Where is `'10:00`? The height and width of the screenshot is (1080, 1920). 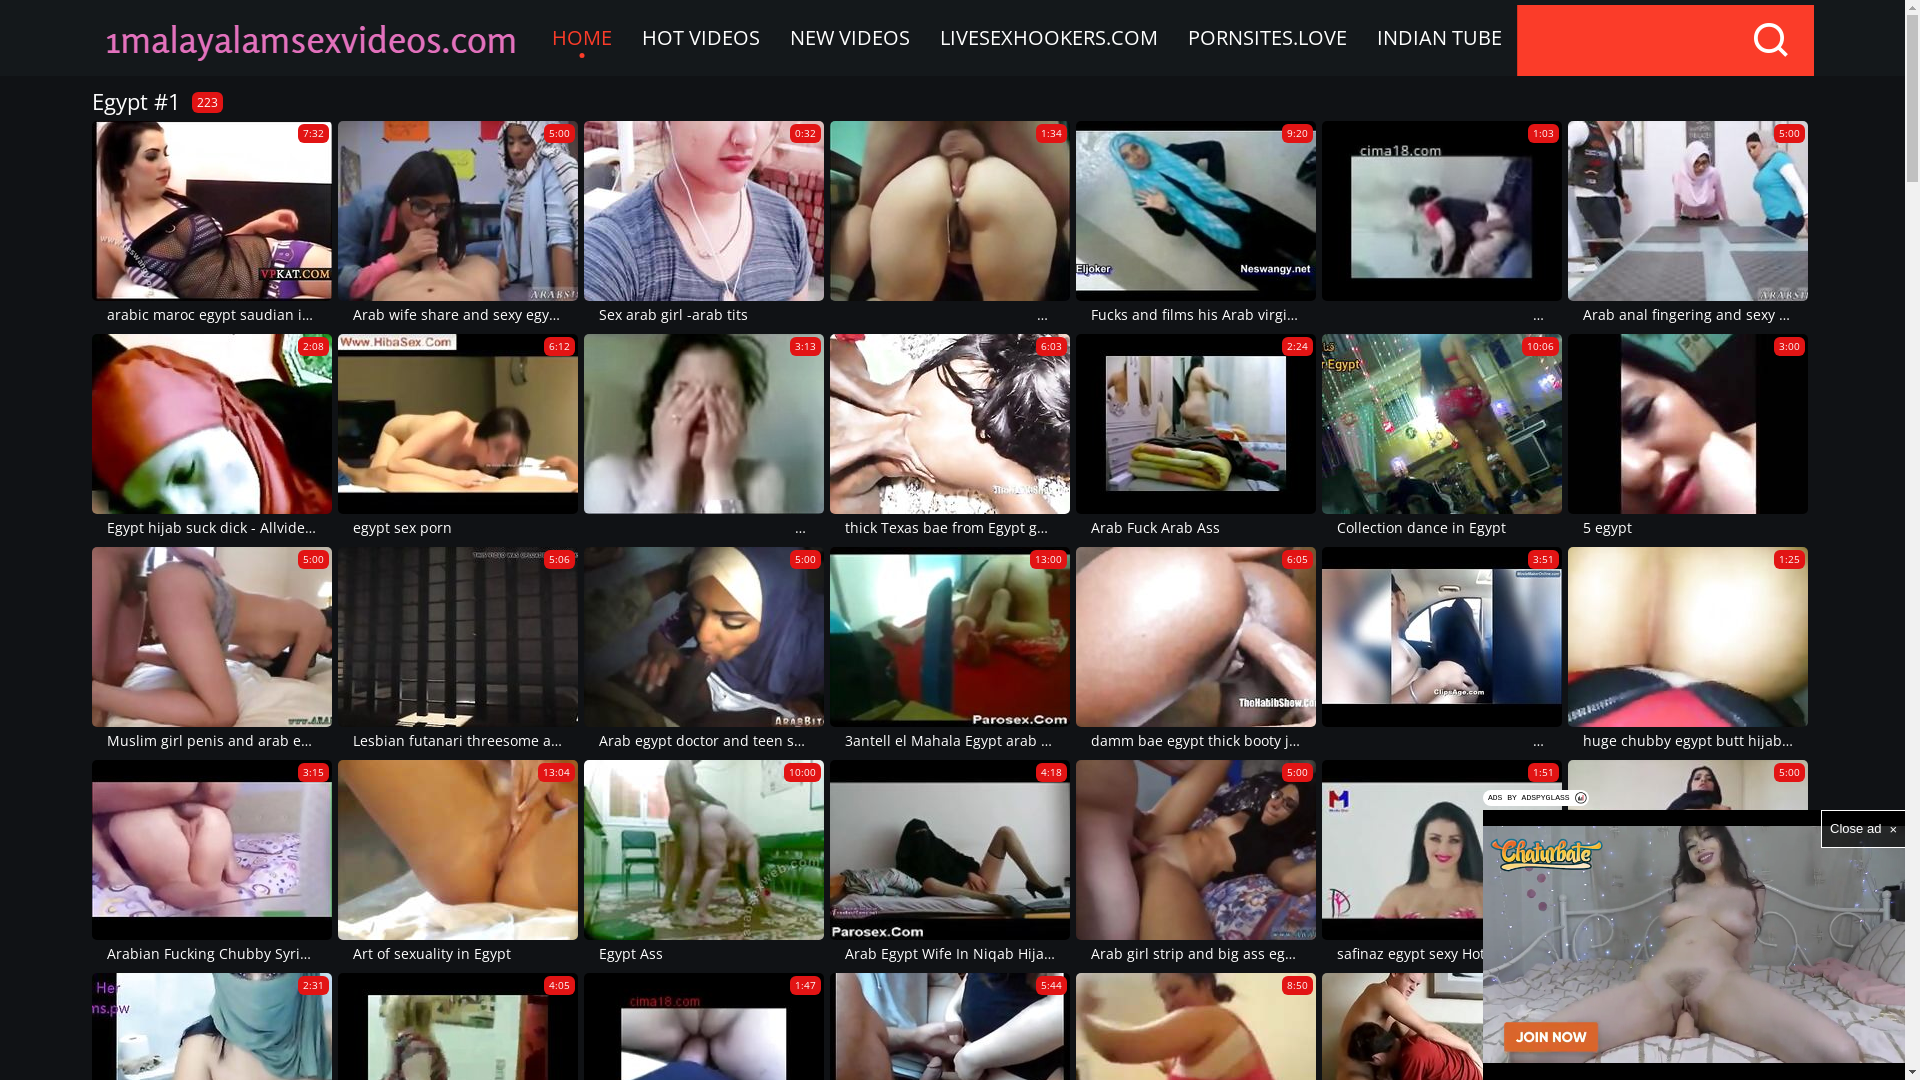
'10:00 is located at coordinates (583, 862).